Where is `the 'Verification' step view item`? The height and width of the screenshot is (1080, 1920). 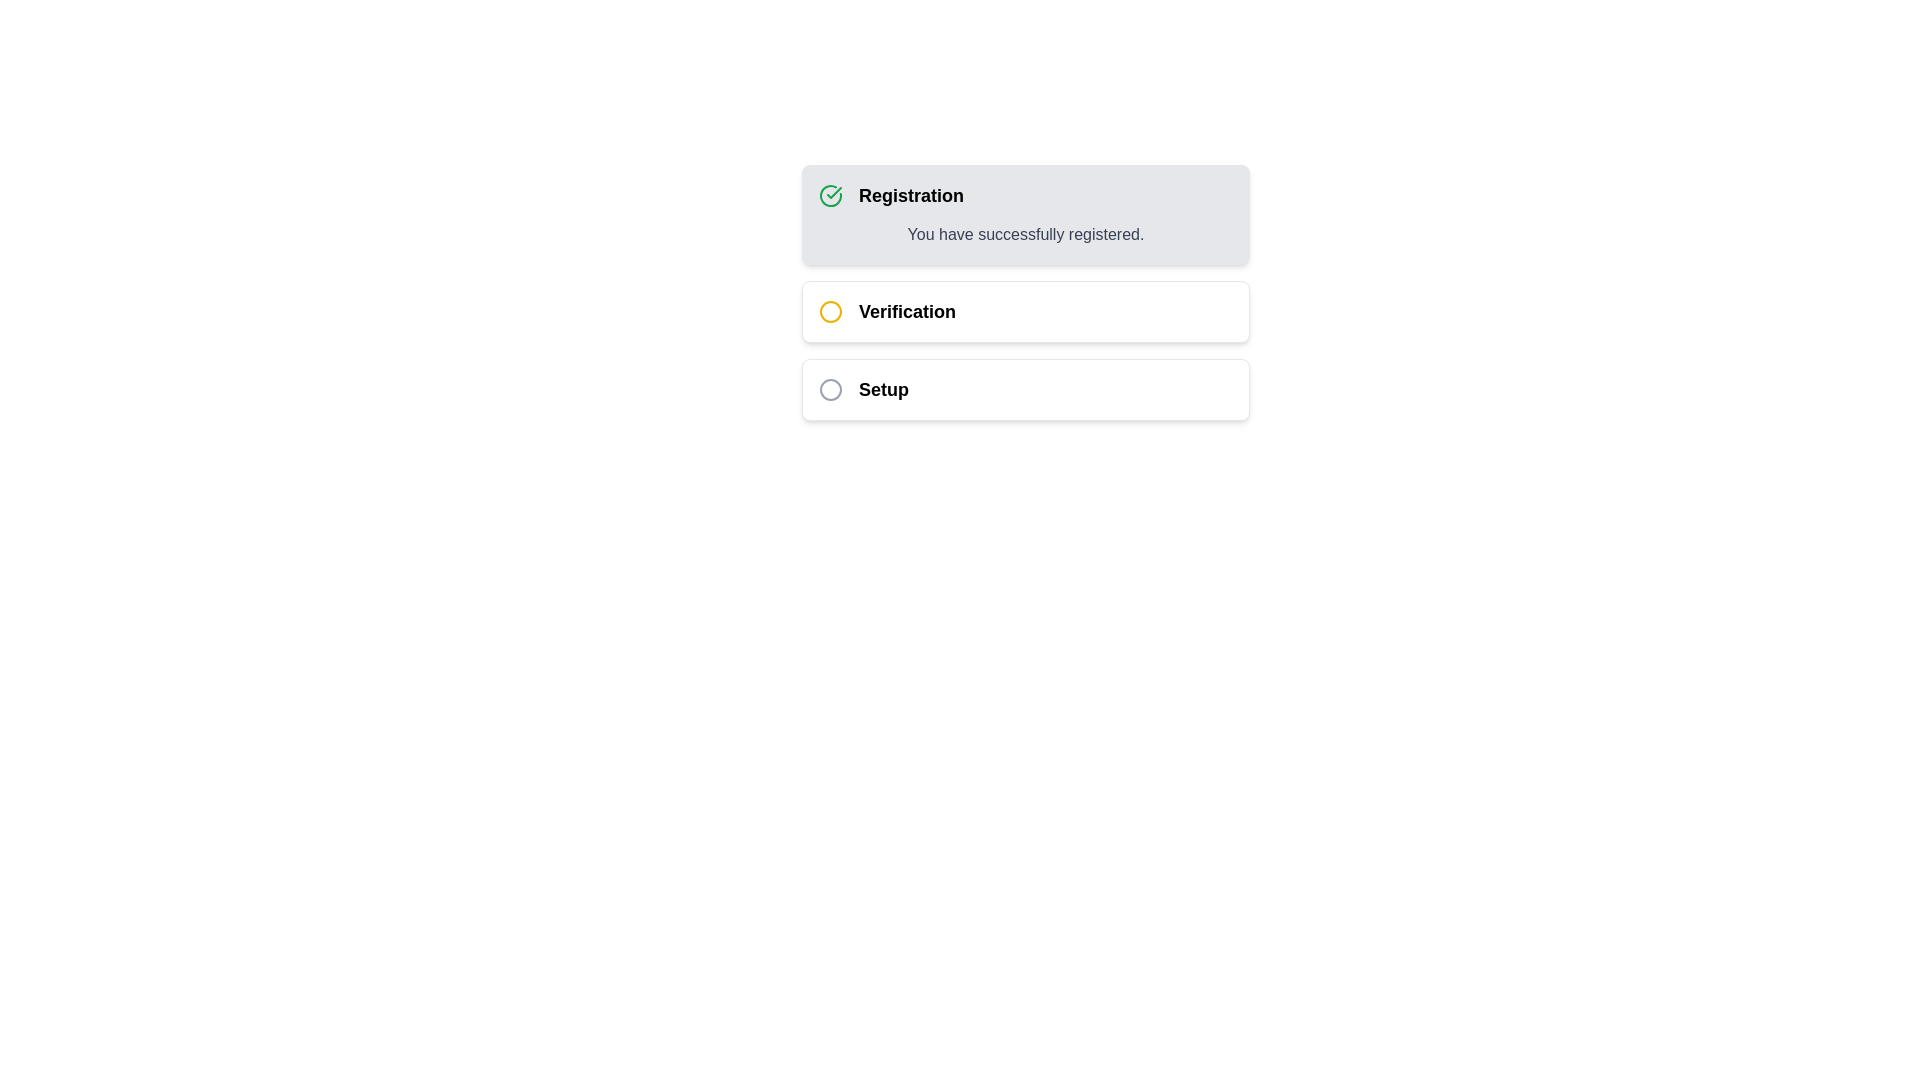 the 'Verification' step view item is located at coordinates (1026, 293).